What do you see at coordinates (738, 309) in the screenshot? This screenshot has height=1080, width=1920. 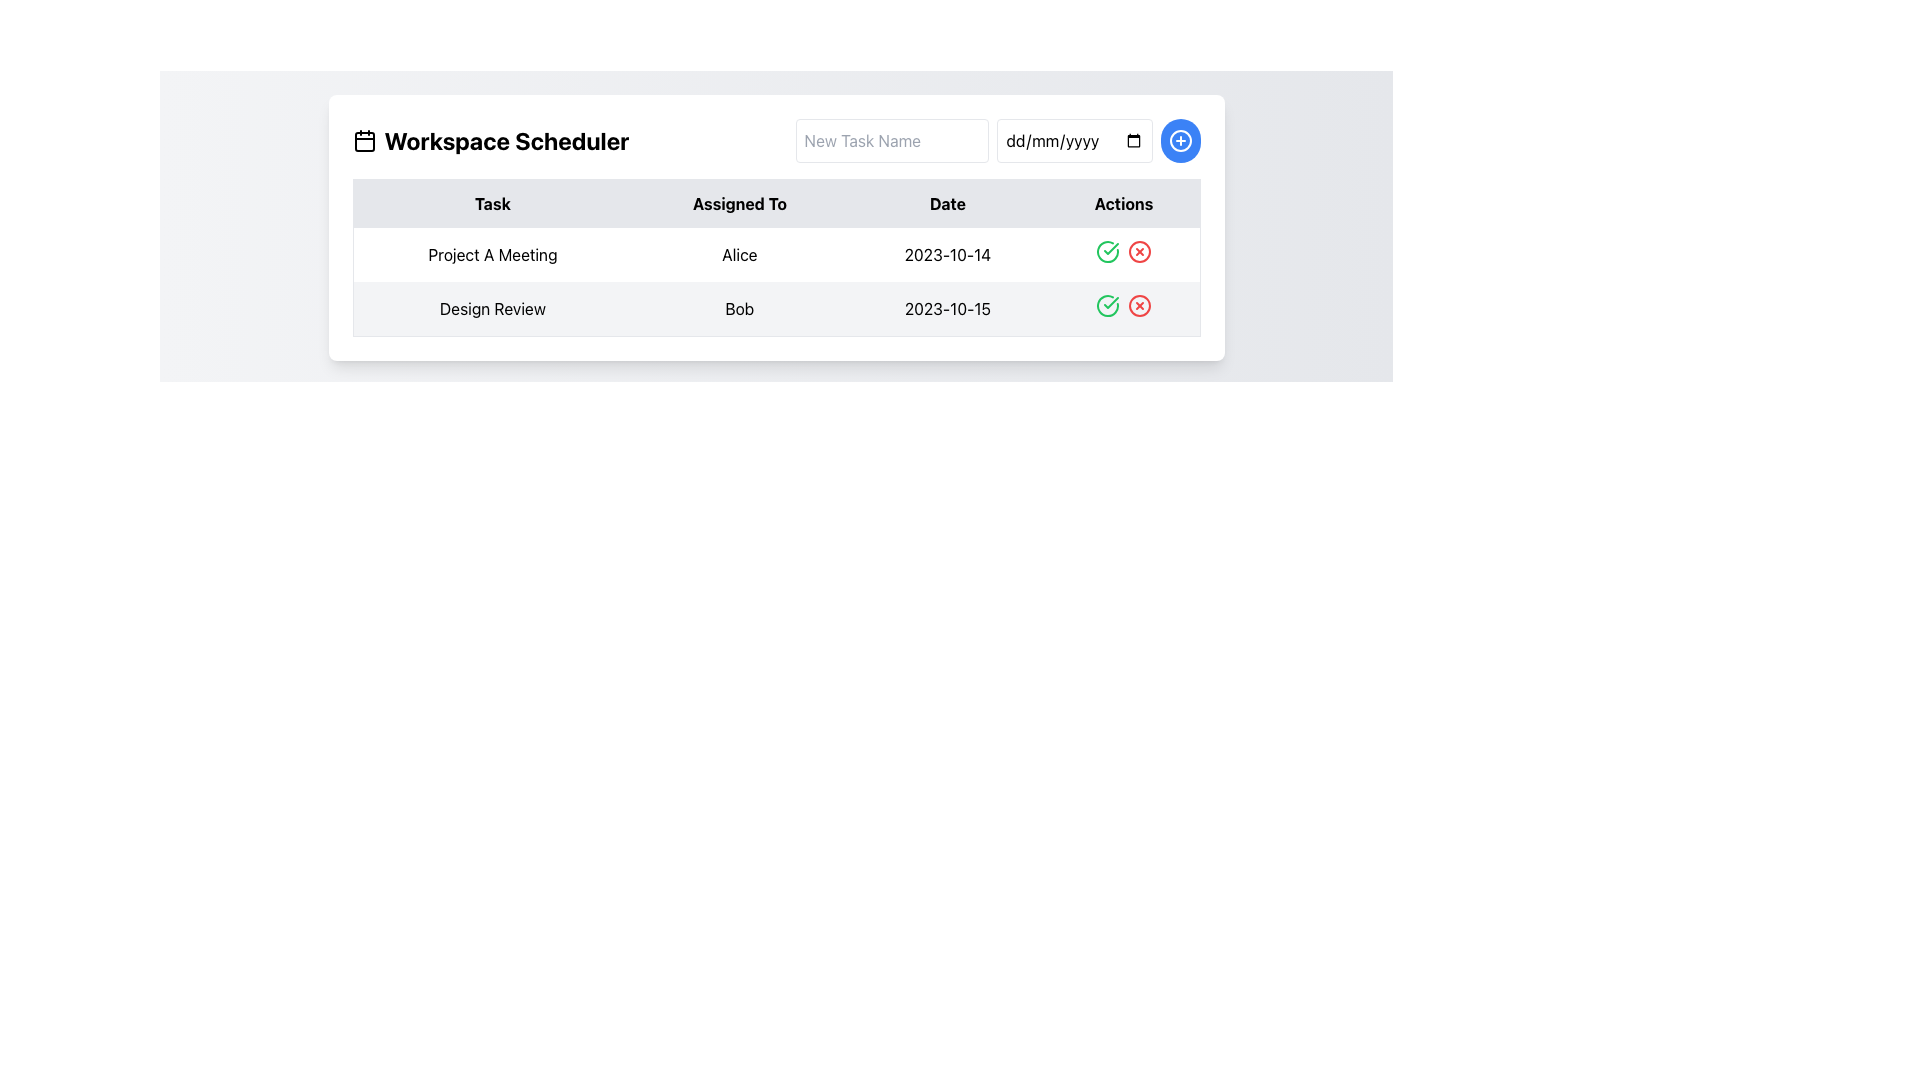 I see `the text element displaying the name 'Bob' in the second row under the 'Assigned To' column of the 'Workspace Scheduler' table` at bounding box center [738, 309].